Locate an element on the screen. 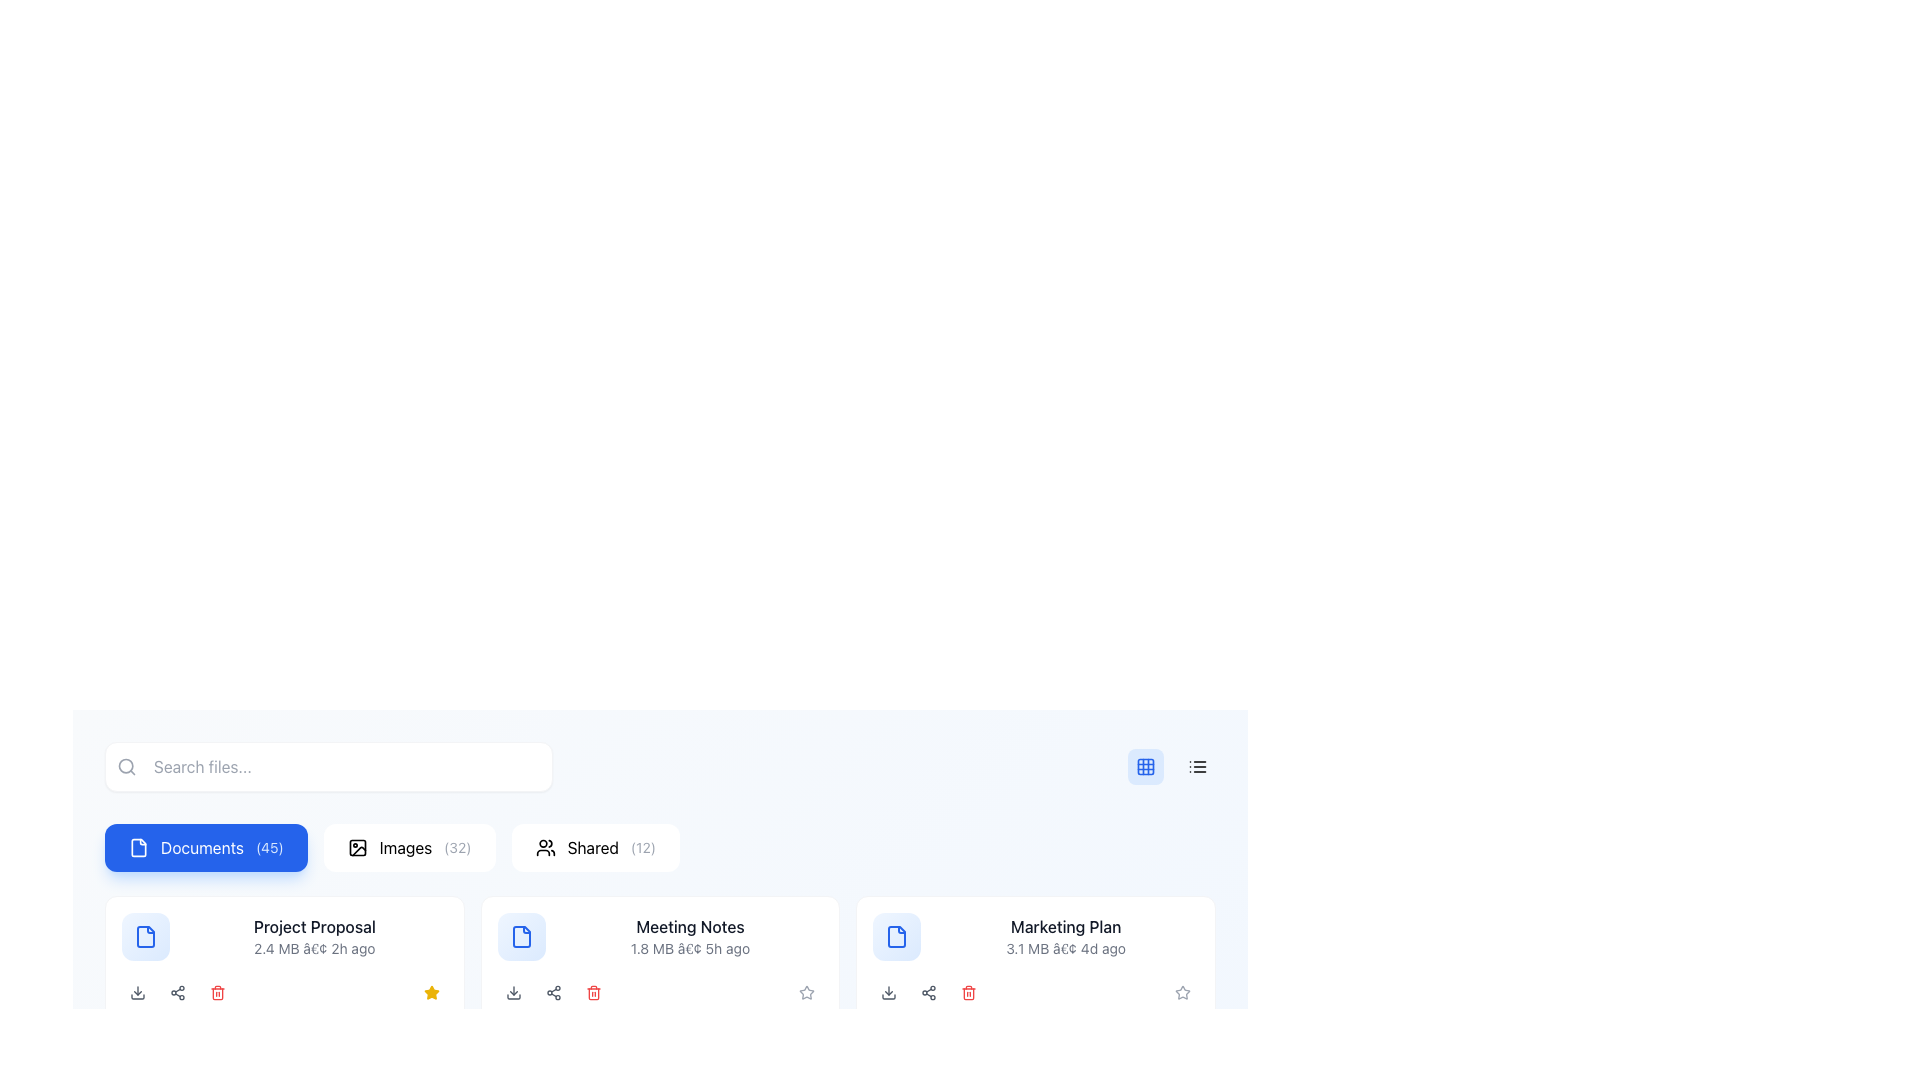 Image resolution: width=1920 pixels, height=1080 pixels. the active section of the navigation bar labeled 'Documents(45)' to interact with tooltips or styling changes is located at coordinates (660, 848).